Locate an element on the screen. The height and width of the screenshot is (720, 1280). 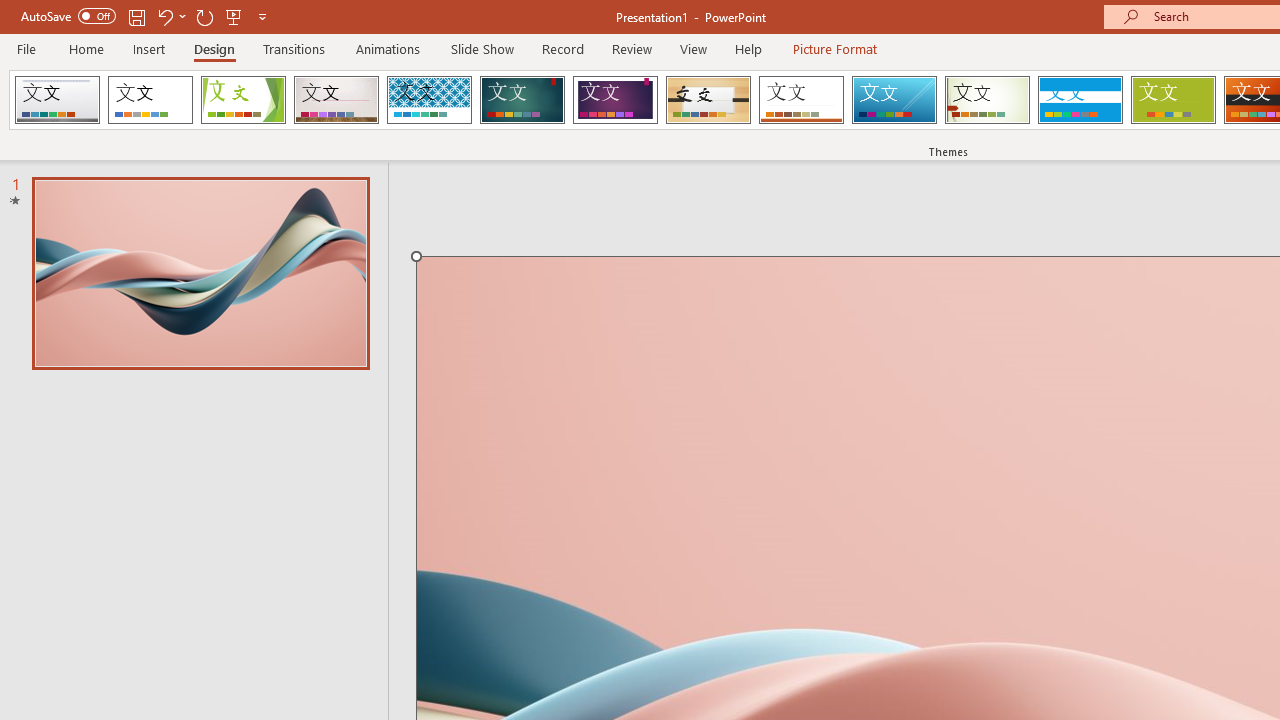
'Integral' is located at coordinates (428, 100).